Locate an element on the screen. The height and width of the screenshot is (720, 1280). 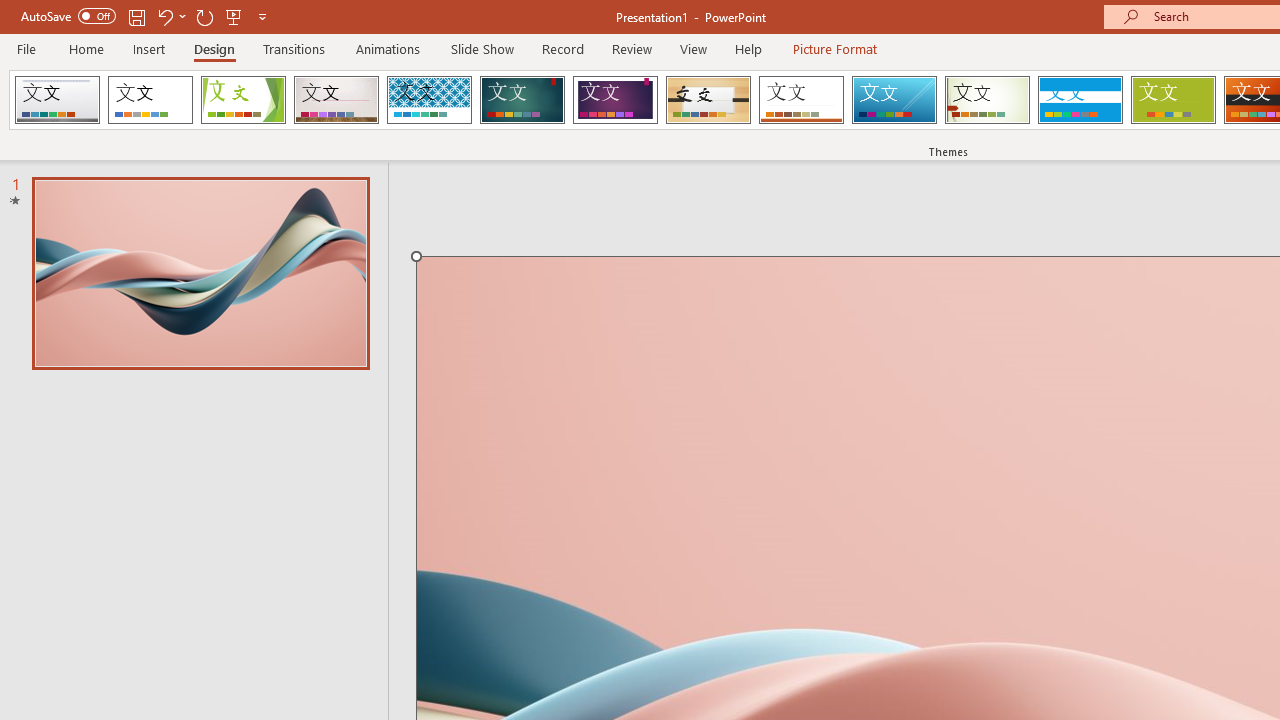
'Integral' is located at coordinates (428, 100).